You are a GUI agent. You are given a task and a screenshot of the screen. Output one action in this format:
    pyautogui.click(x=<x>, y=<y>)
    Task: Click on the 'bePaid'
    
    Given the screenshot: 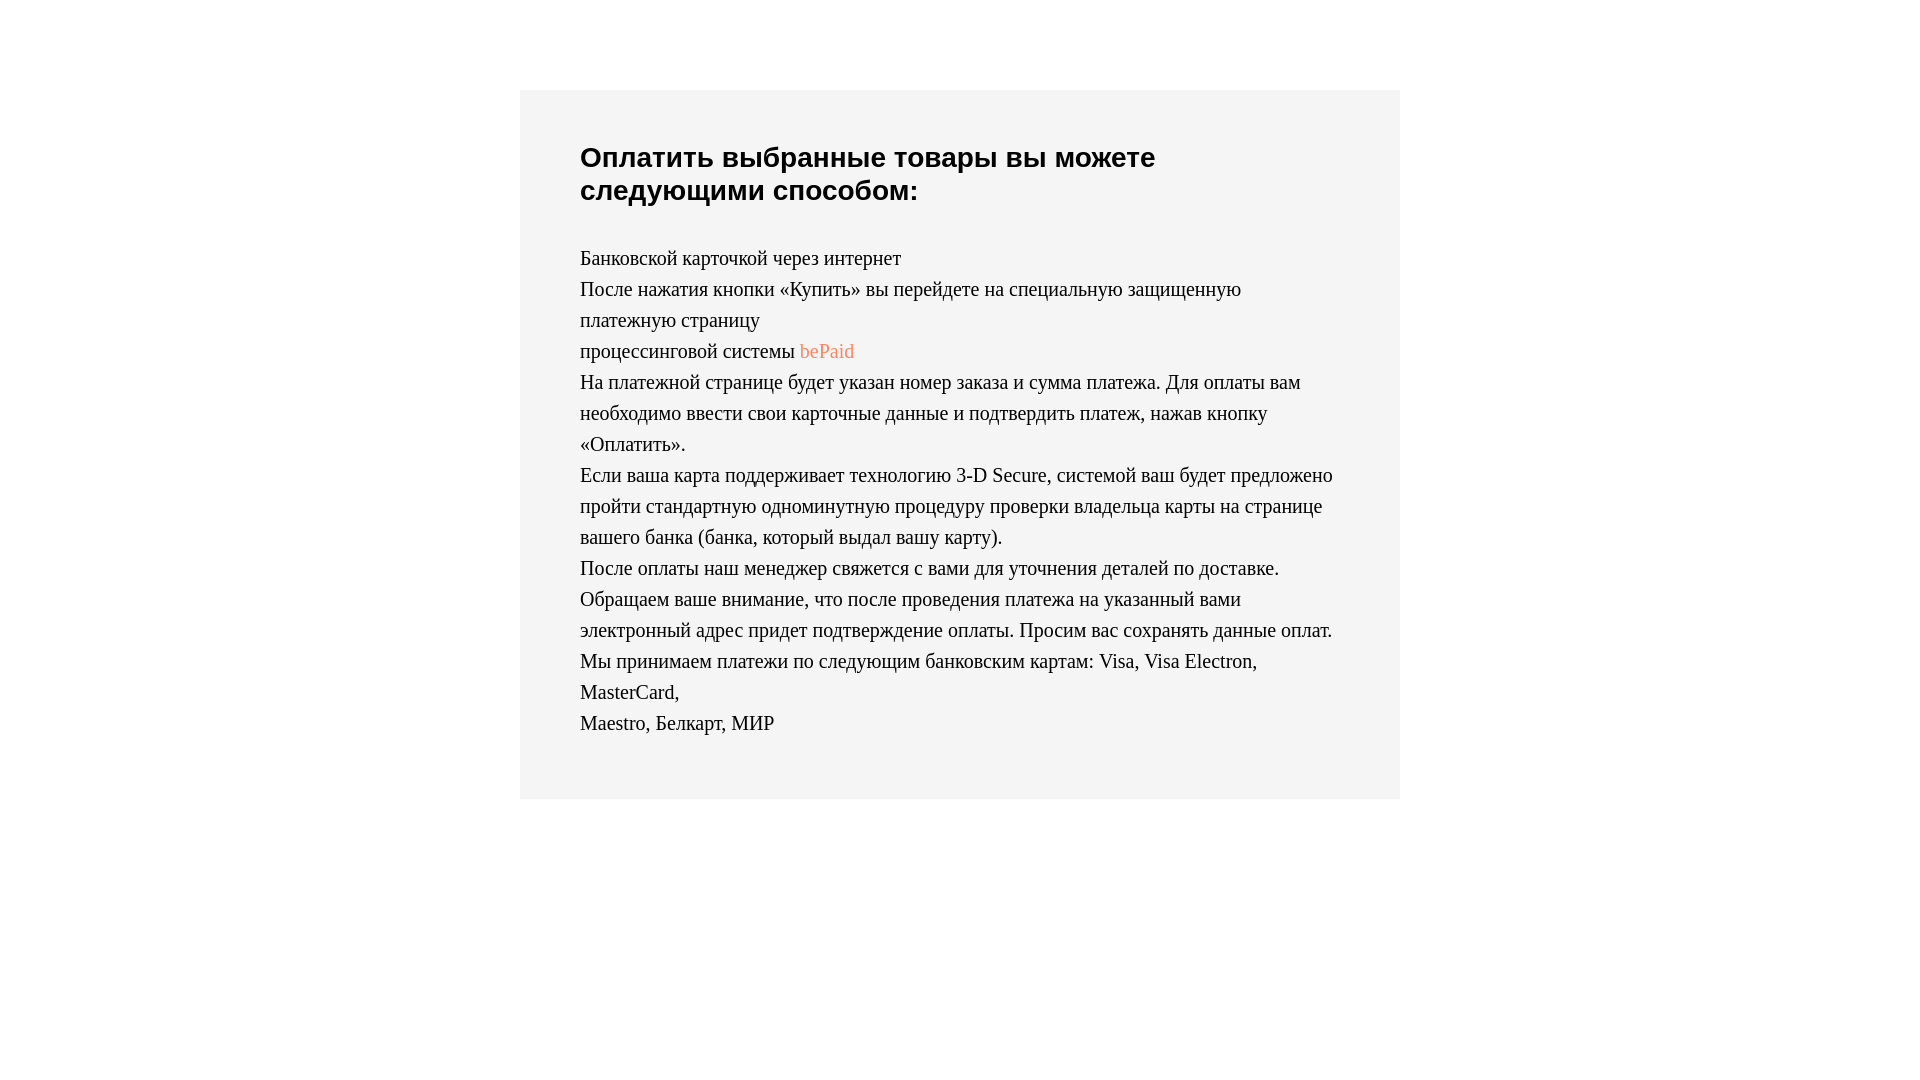 What is the action you would take?
    pyautogui.click(x=826, y=350)
    